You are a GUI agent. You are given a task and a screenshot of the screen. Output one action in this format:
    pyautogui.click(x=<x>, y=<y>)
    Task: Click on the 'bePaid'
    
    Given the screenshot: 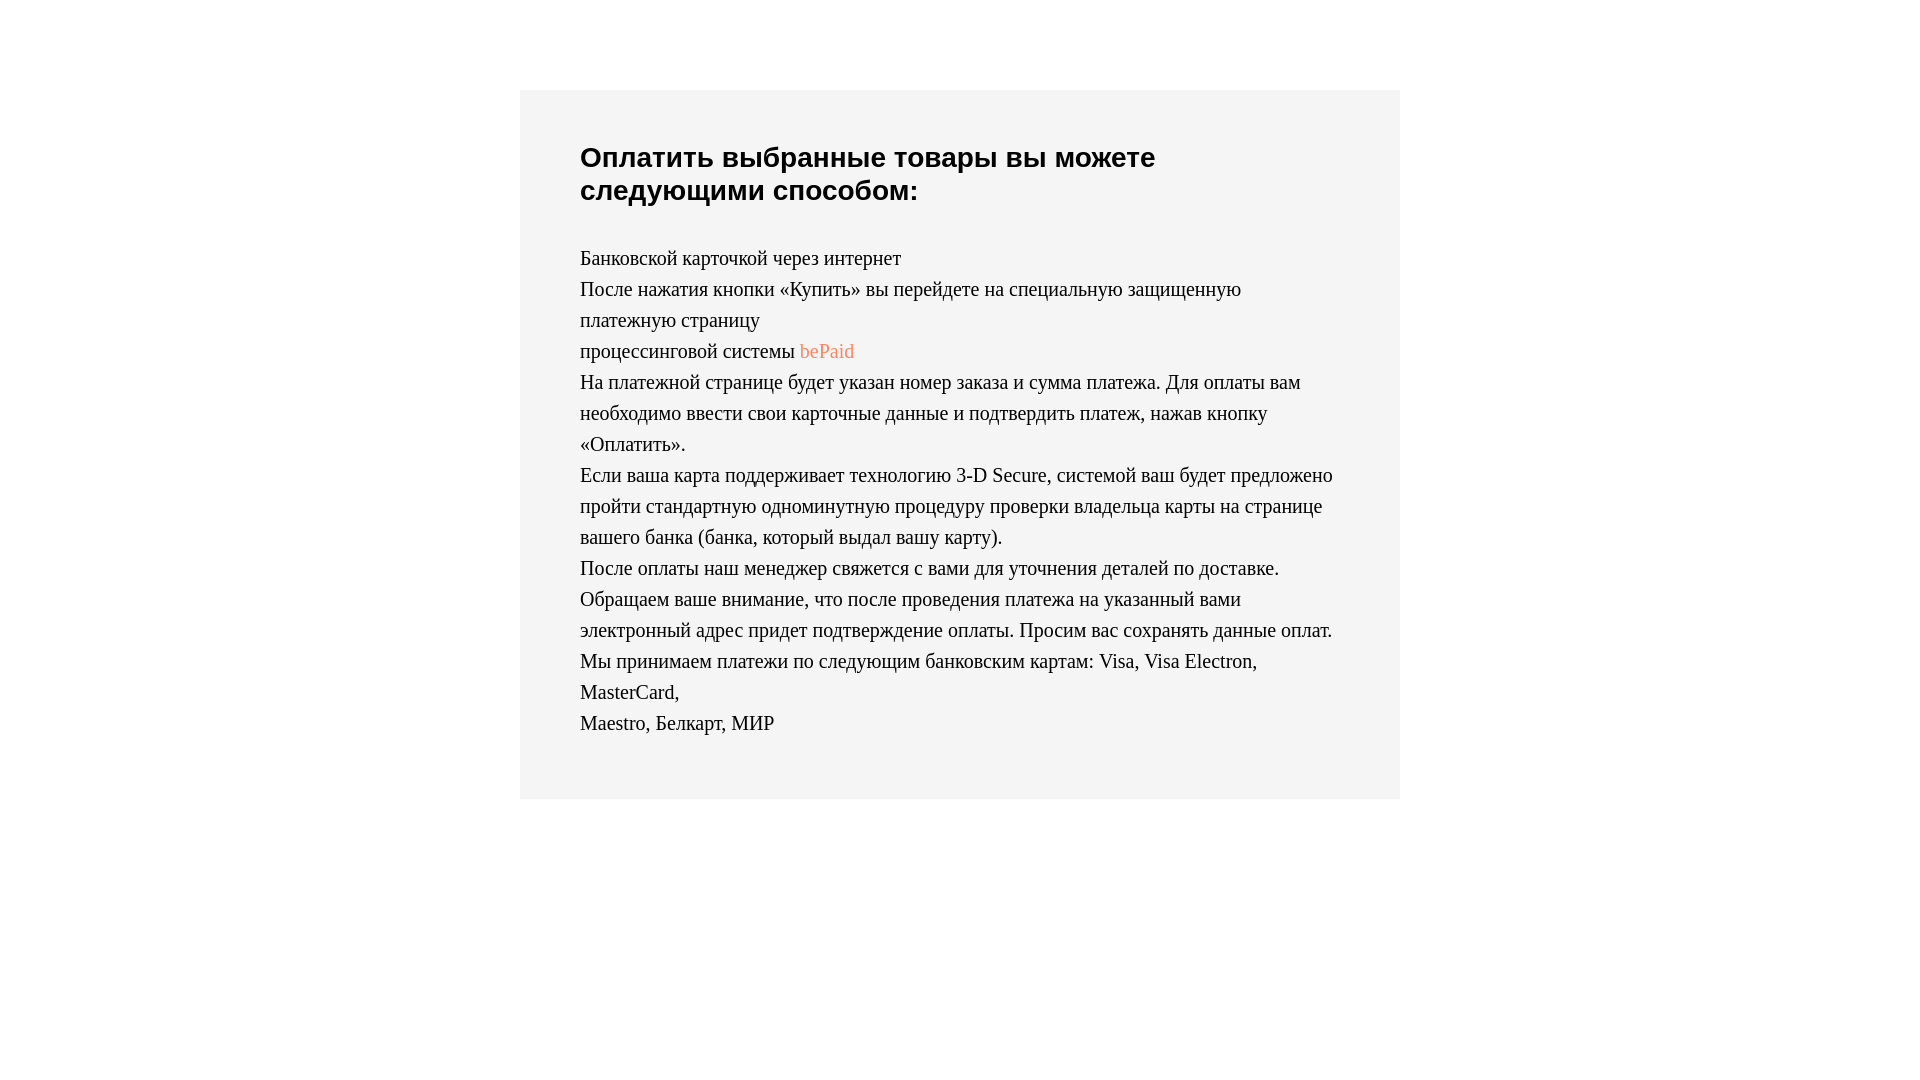 What is the action you would take?
    pyautogui.click(x=826, y=350)
    